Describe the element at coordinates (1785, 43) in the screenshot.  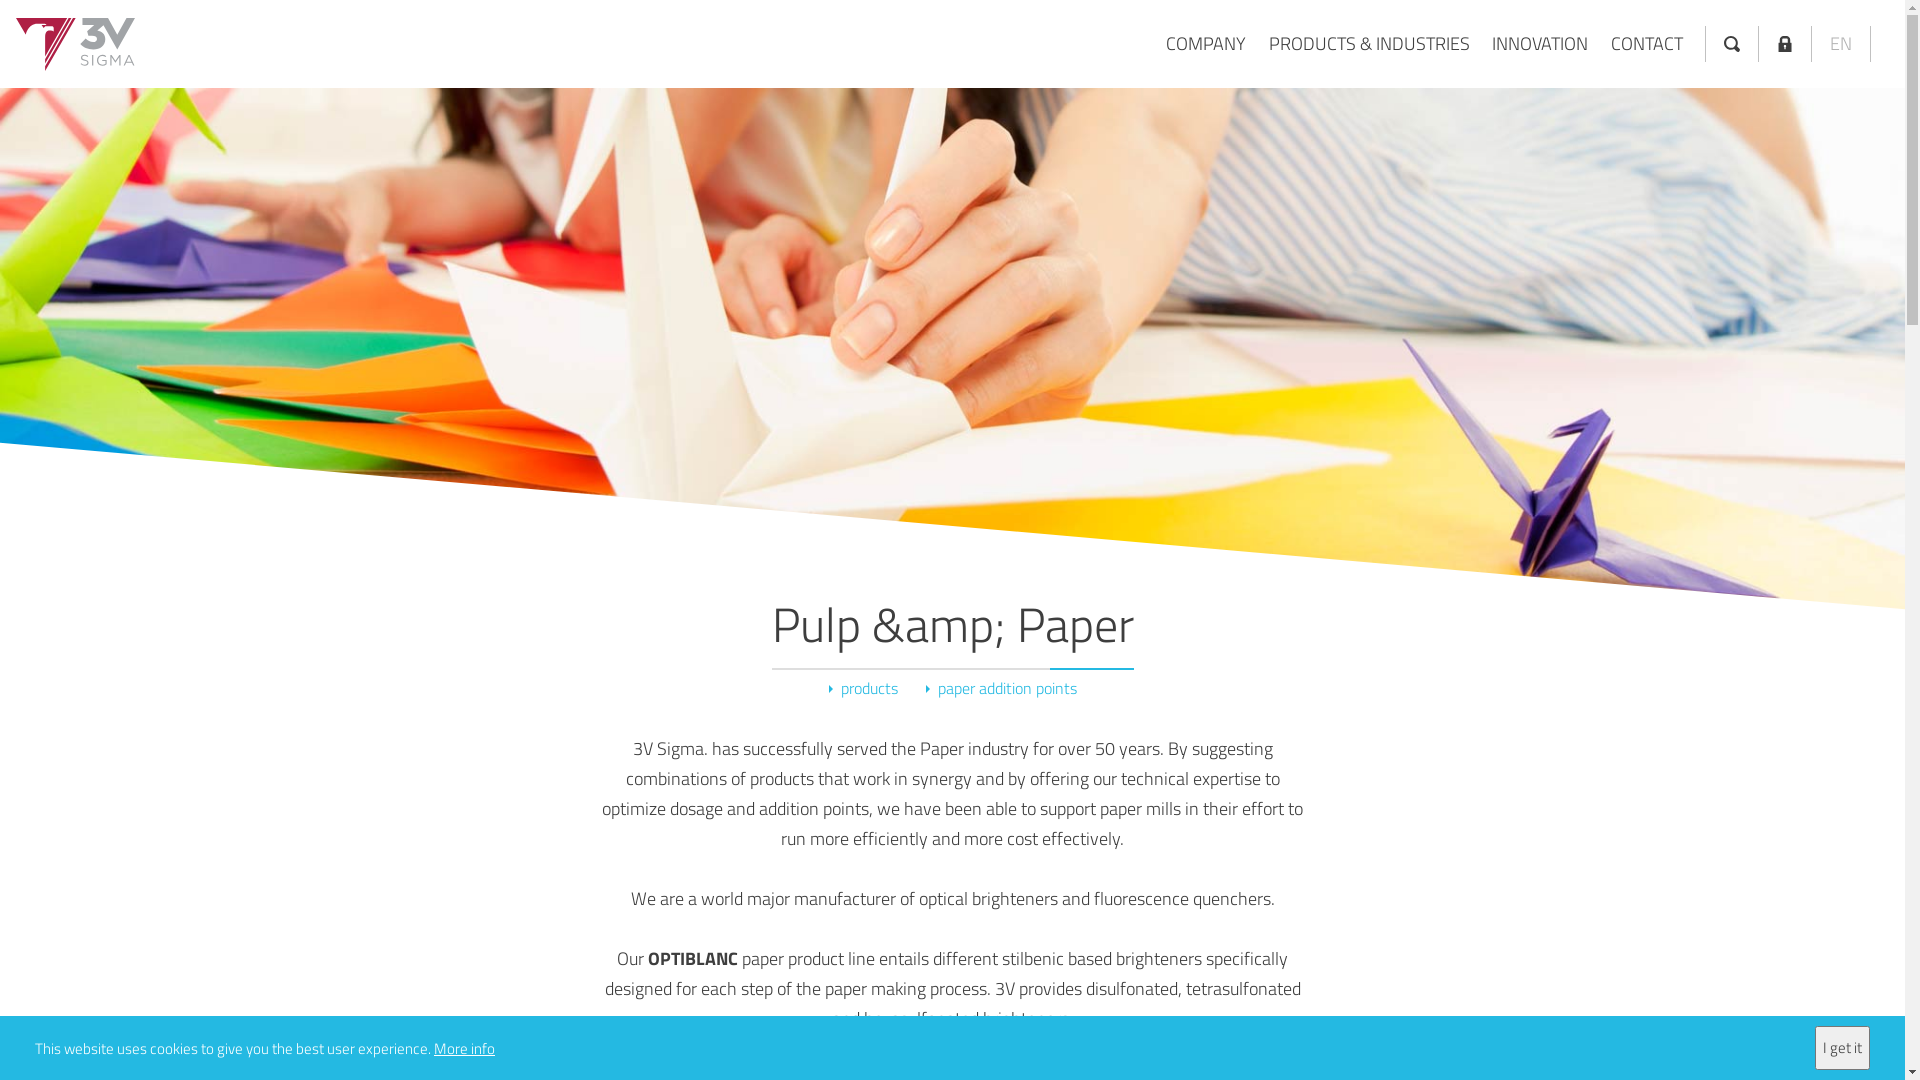
I see `'Log in'` at that location.